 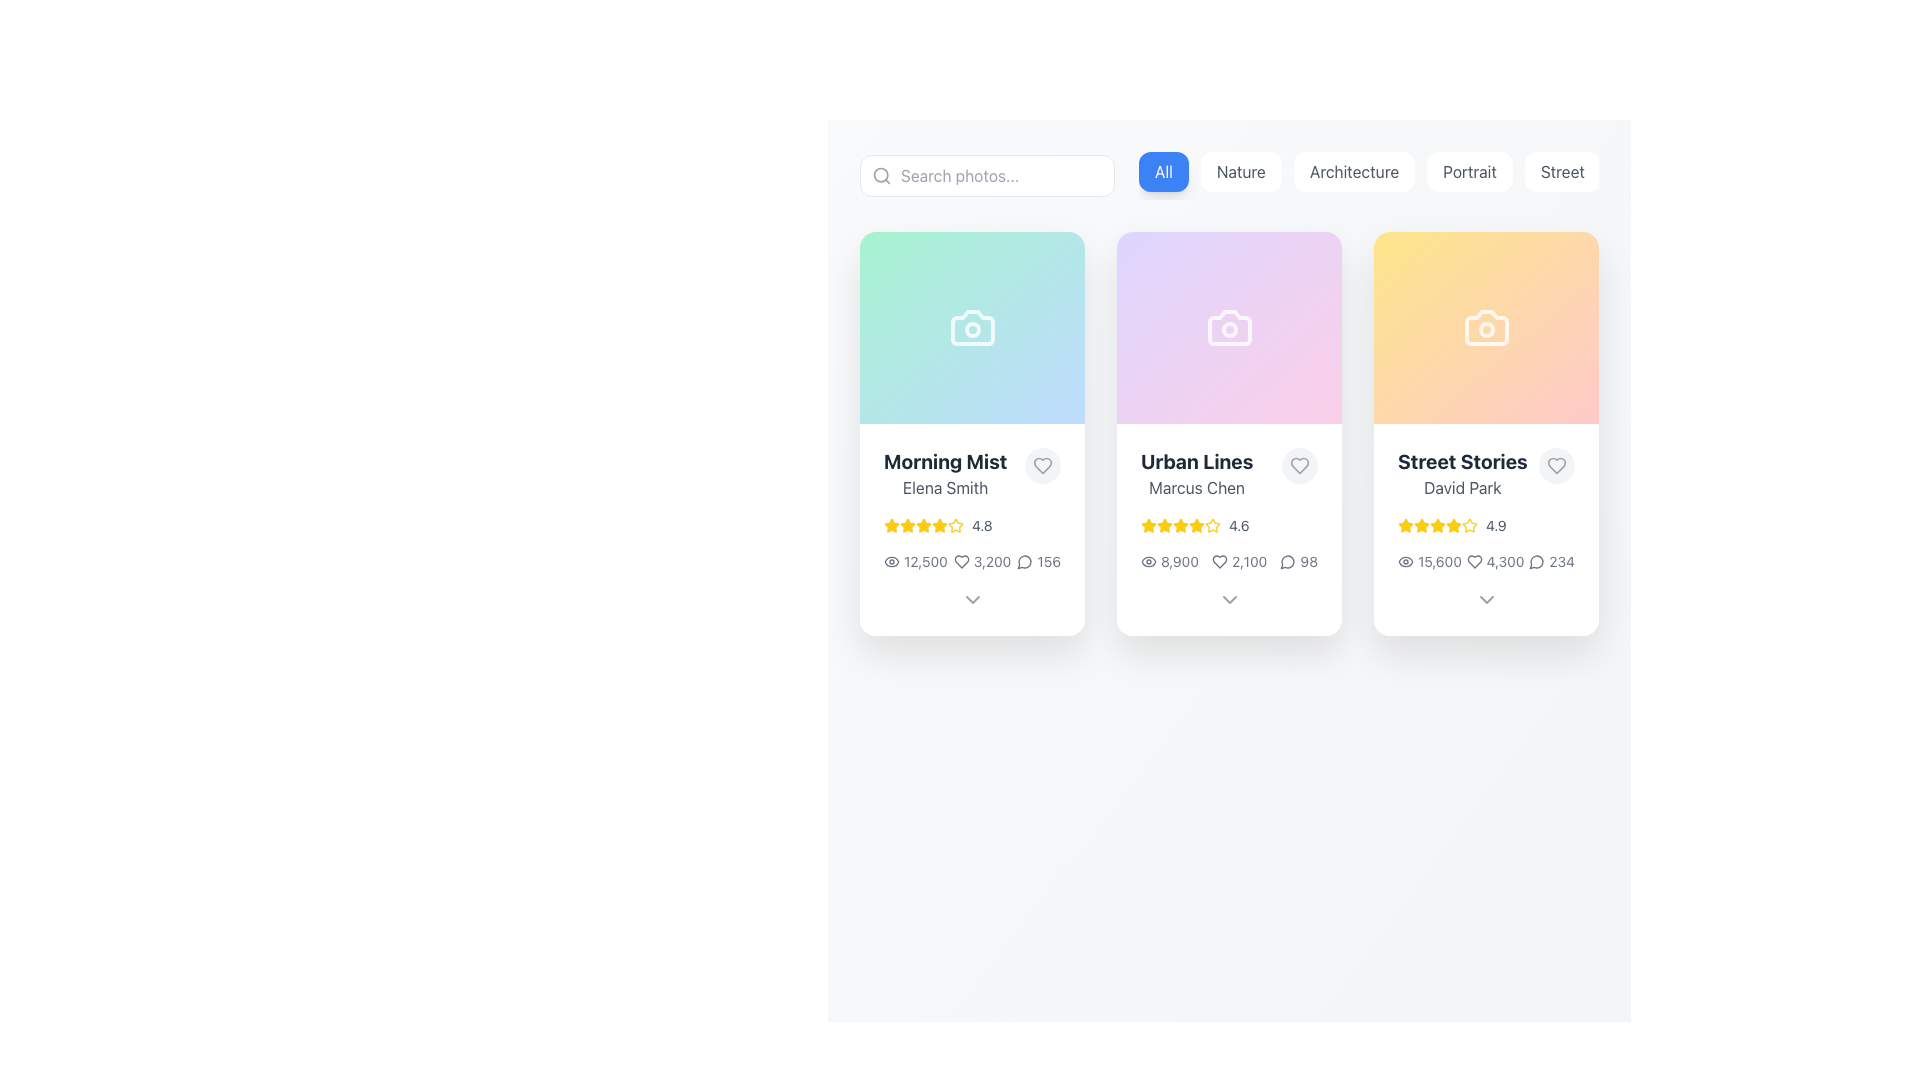 I want to click on the message/comment icon located within the 'Morning Mist' card by 'Elena Smith', so click(x=1025, y=562).